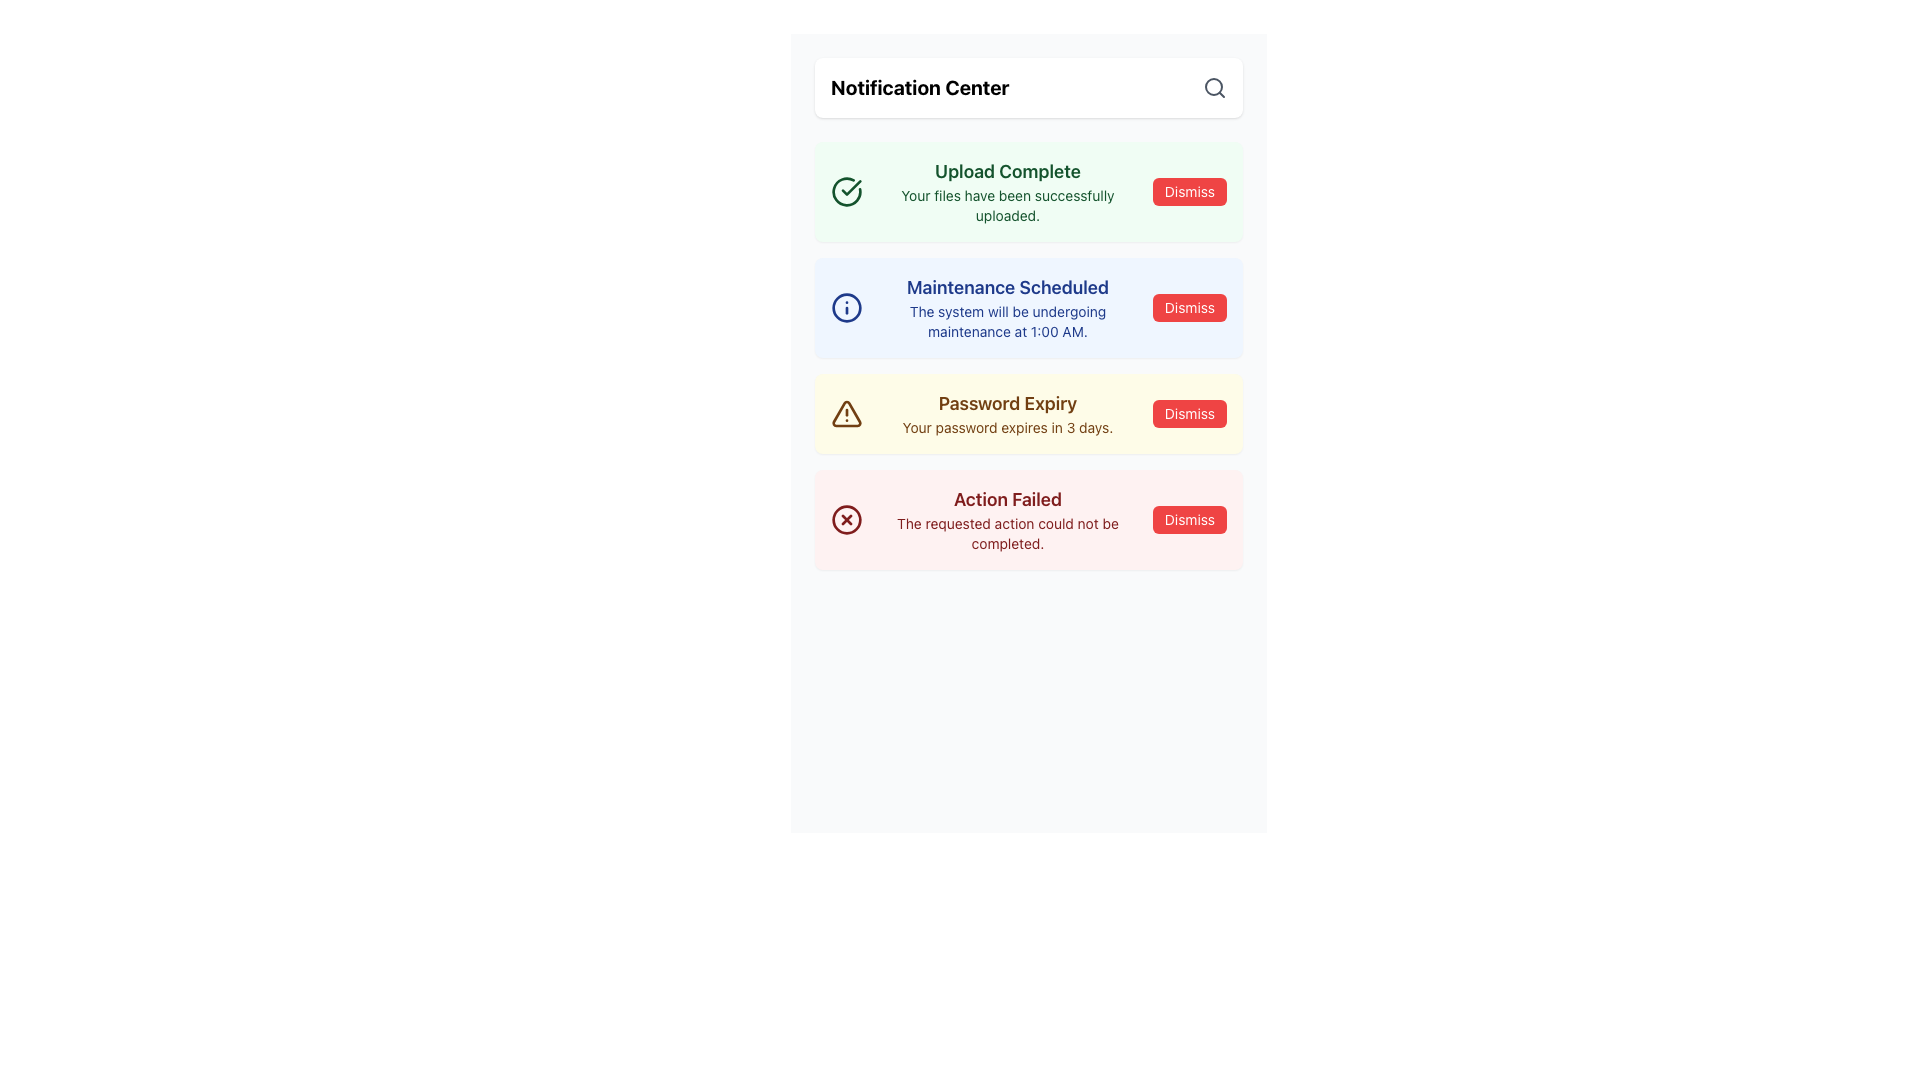 Image resolution: width=1920 pixels, height=1080 pixels. What do you see at coordinates (1008, 519) in the screenshot?
I see `the failure notification text label located in the fourth notification card, positioned just left of the 'Dismiss' button` at bounding box center [1008, 519].